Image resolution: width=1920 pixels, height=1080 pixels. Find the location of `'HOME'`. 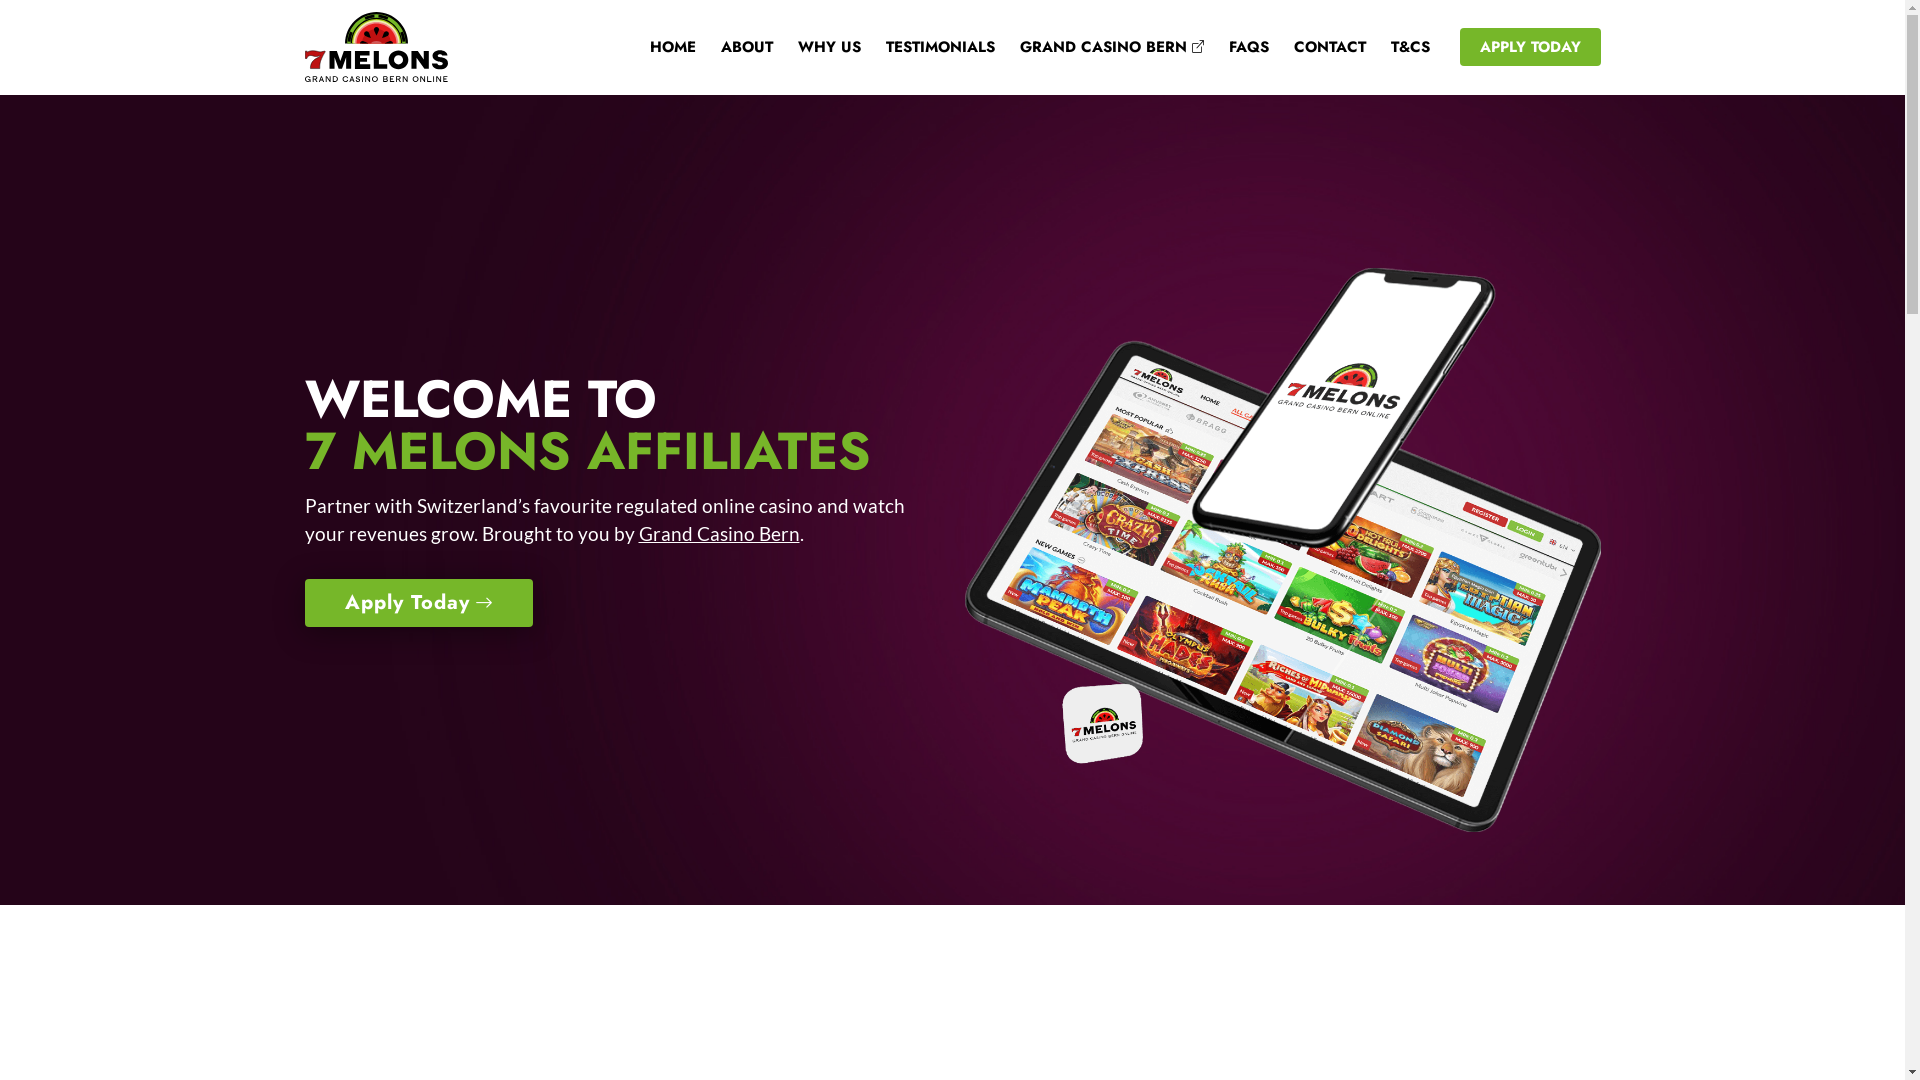

'HOME' is located at coordinates (659, 46).